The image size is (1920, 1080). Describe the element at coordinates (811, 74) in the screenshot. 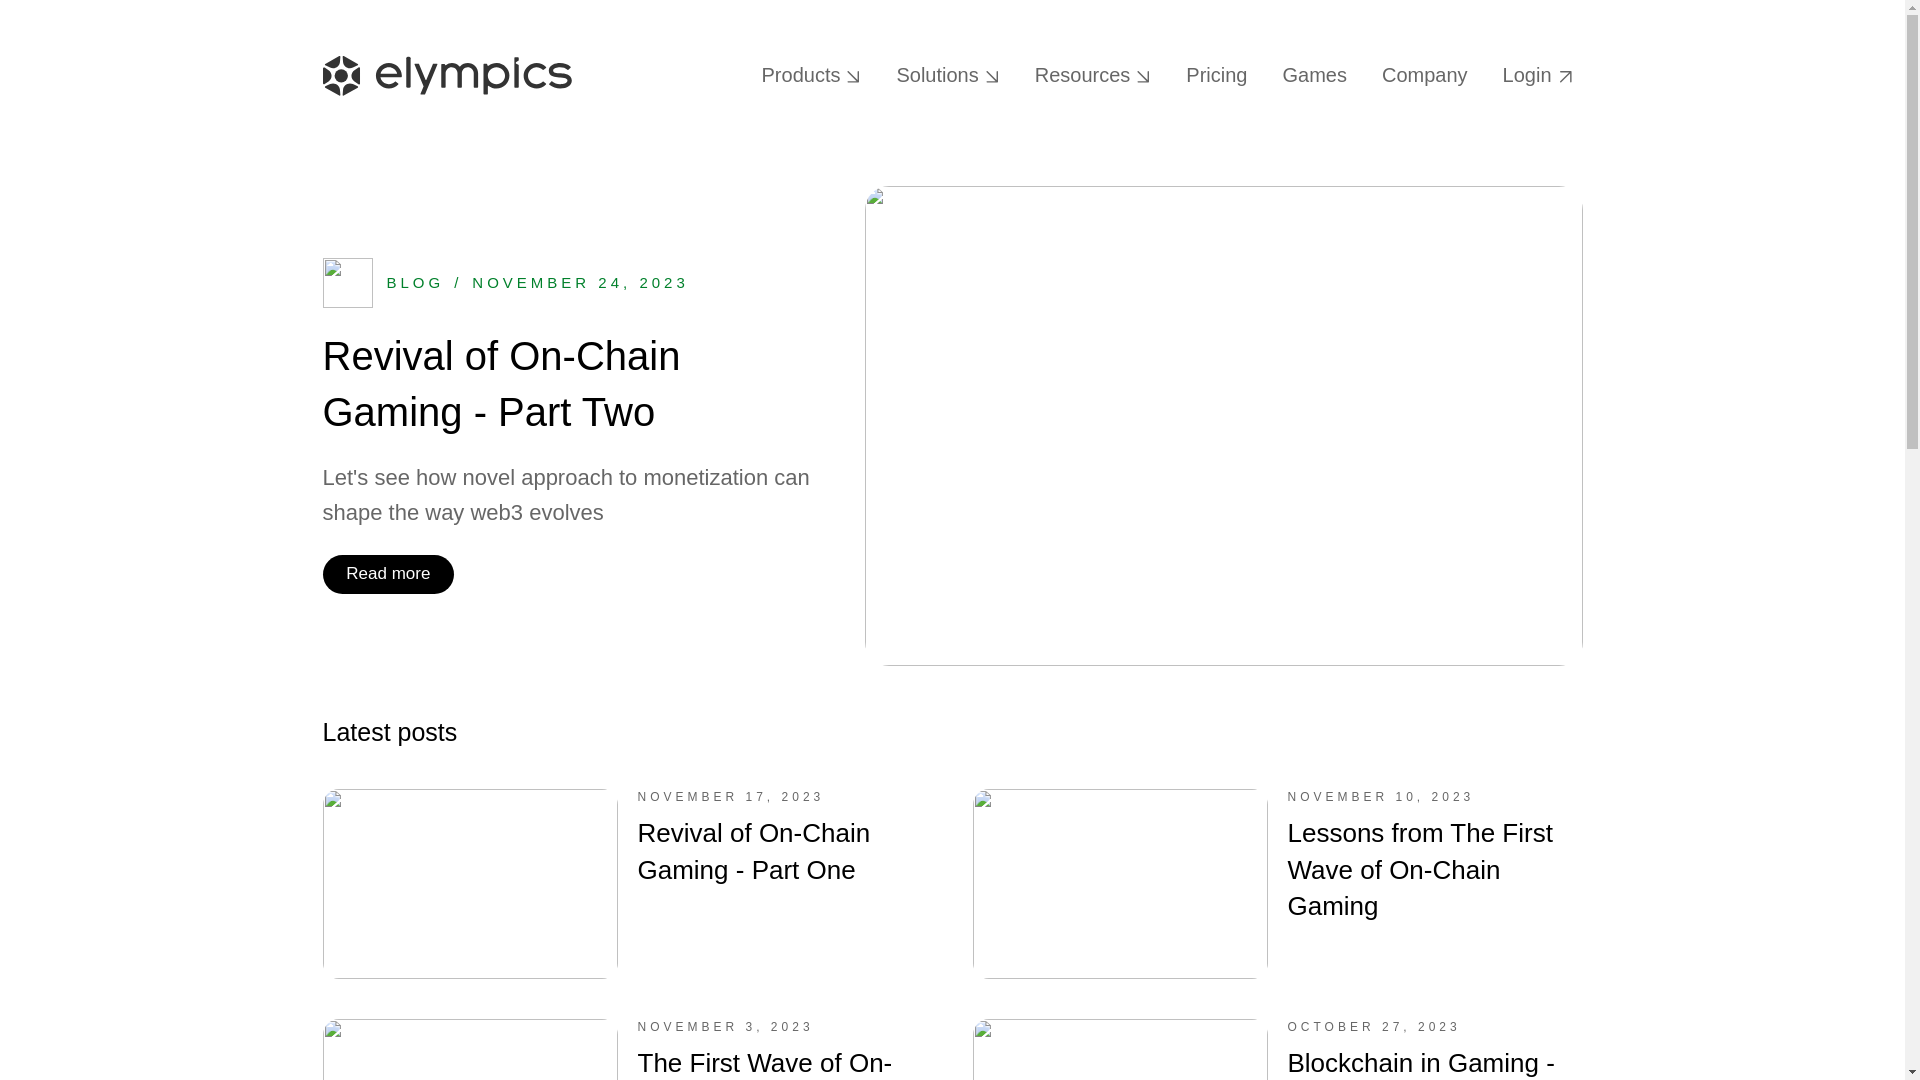

I see `'Products'` at that location.